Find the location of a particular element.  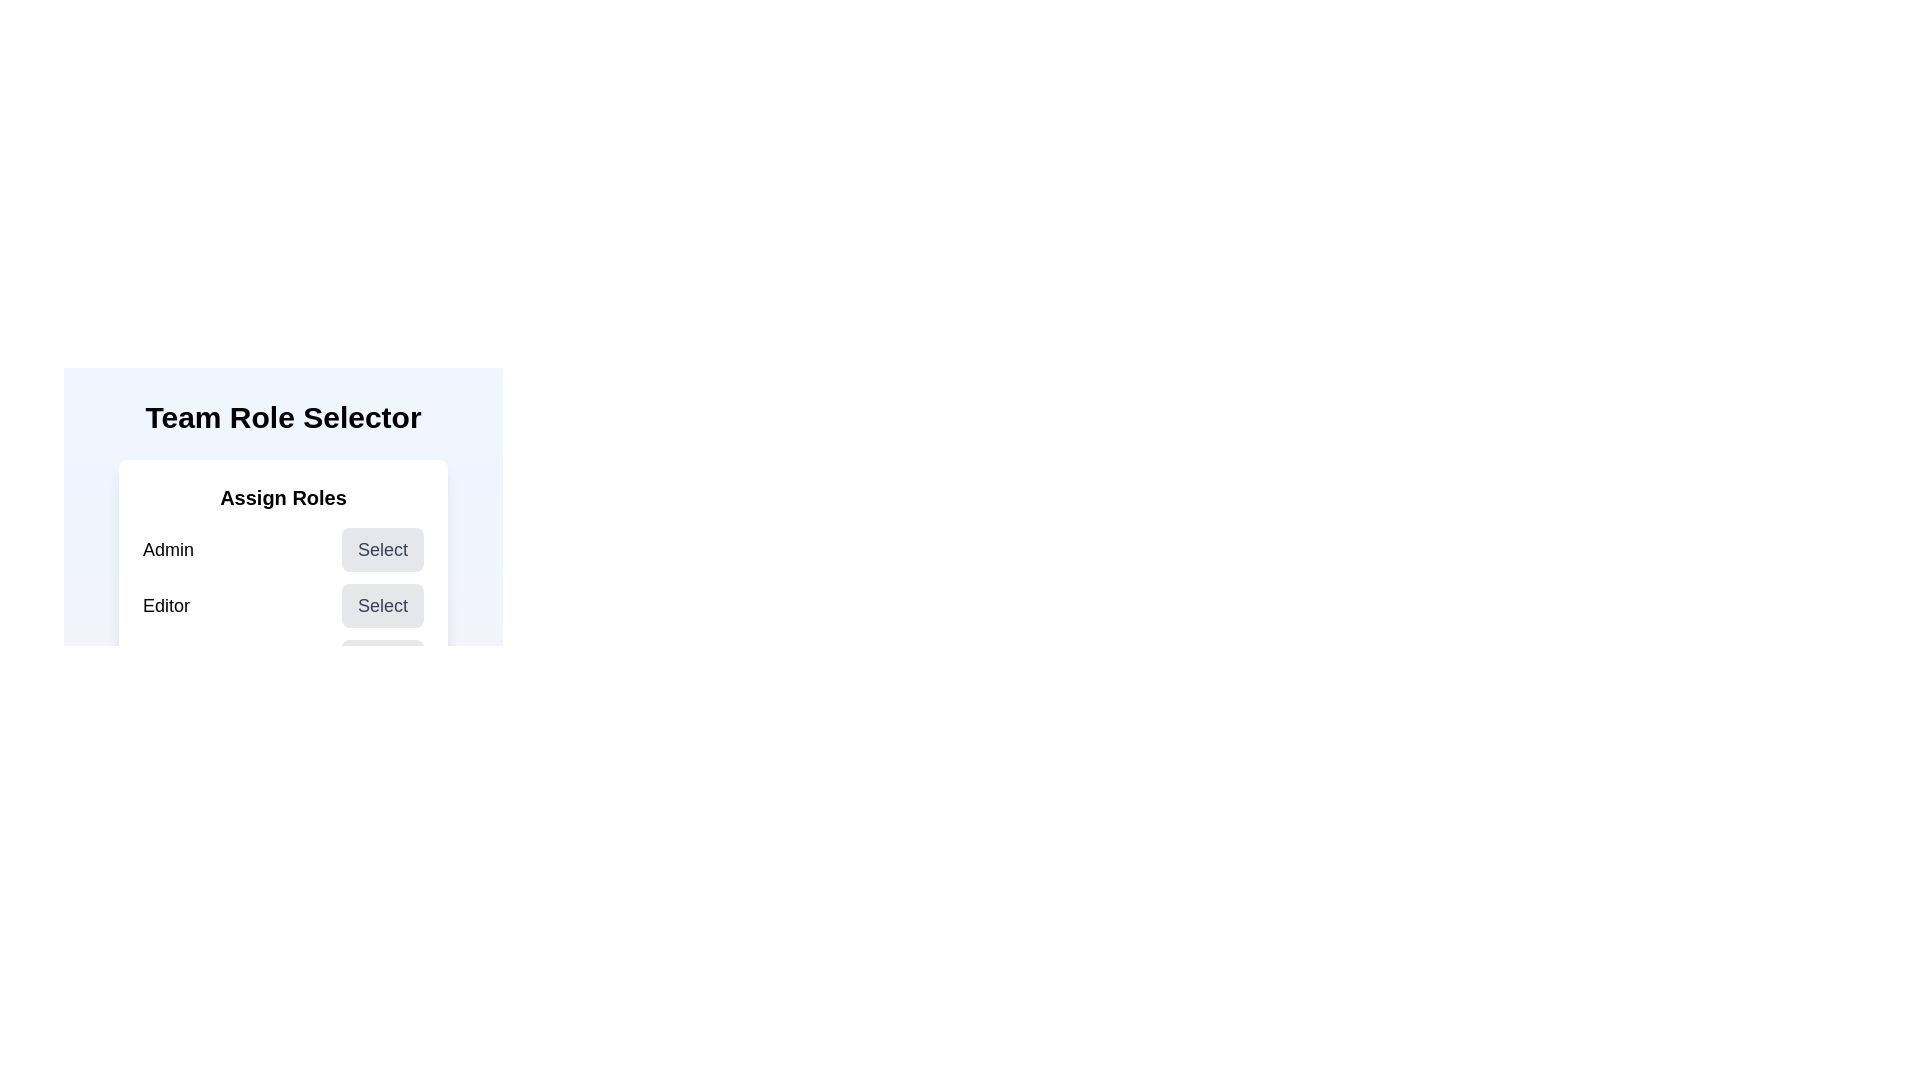

'Select' button next to the role Admin is located at coordinates (383, 550).